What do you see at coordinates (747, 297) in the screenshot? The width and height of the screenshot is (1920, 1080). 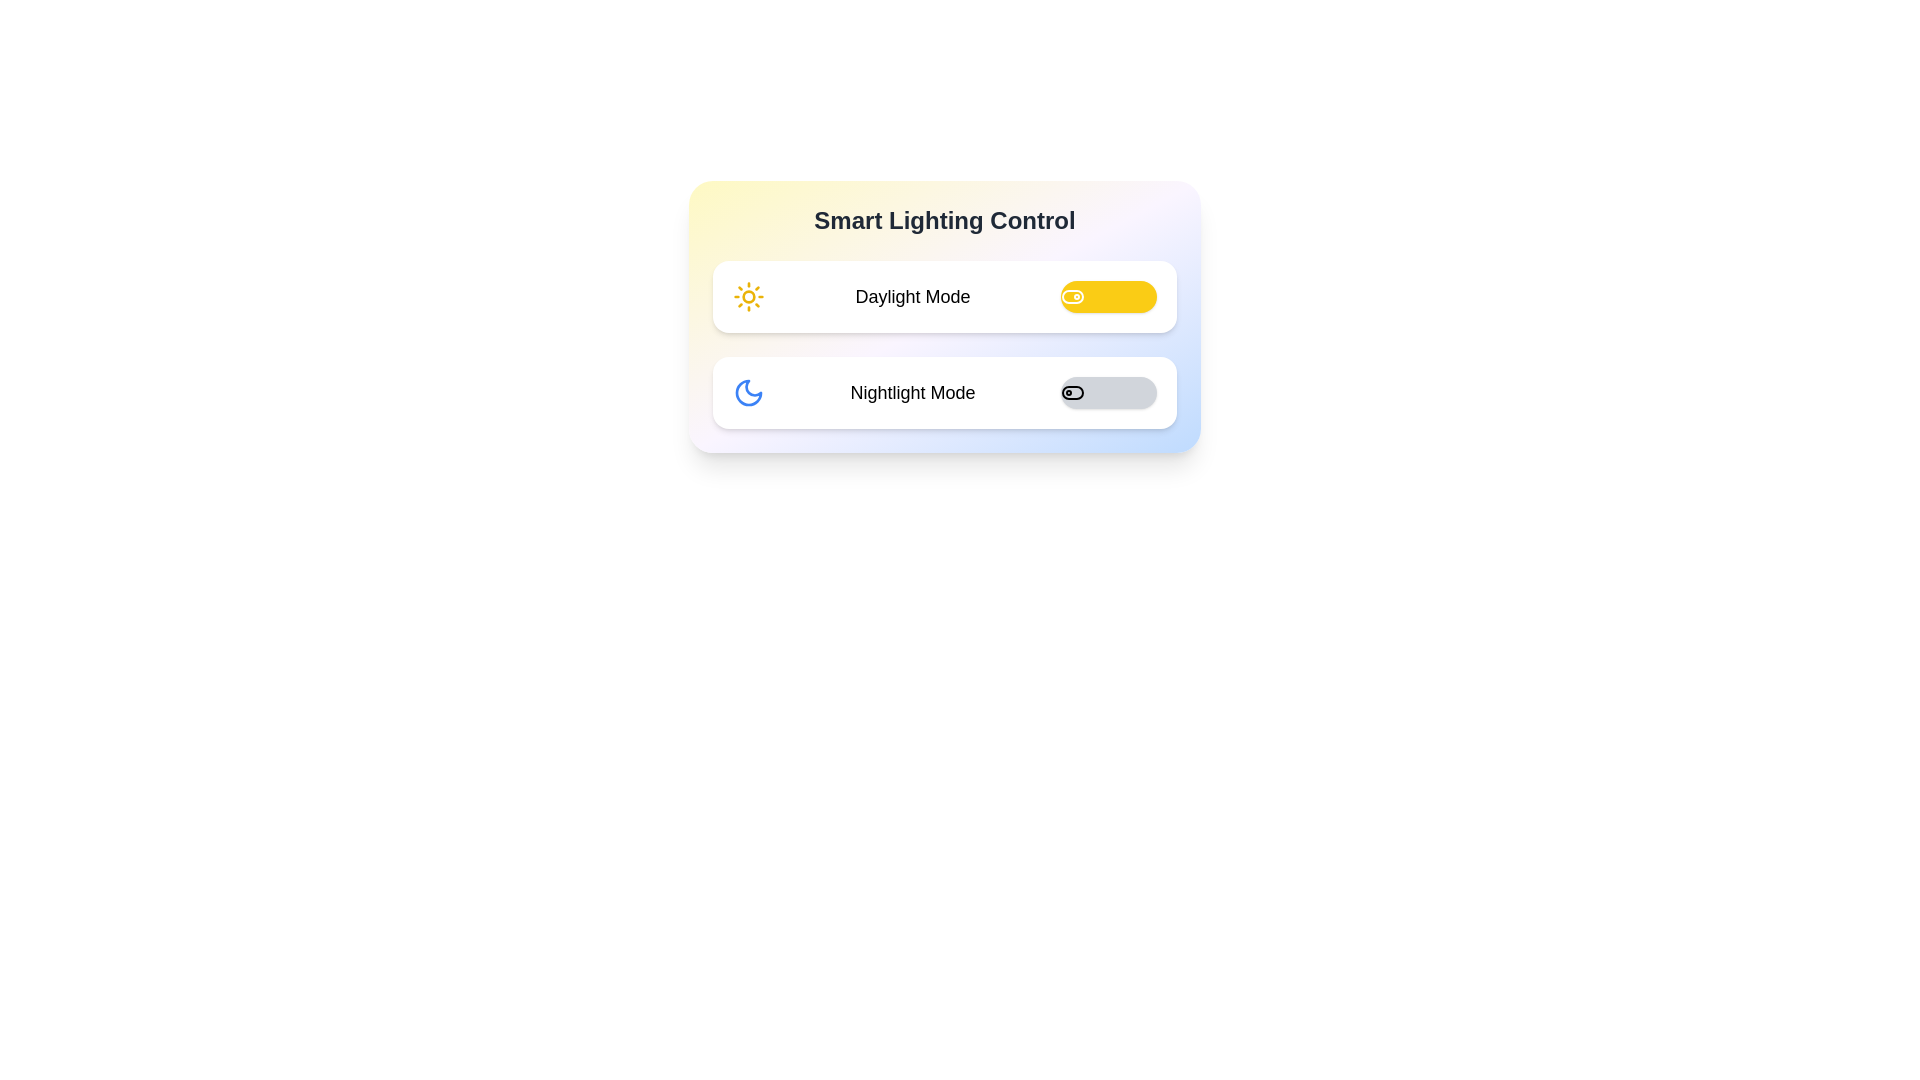 I see `the non-interactive graphical icon representing the sun's center in the 'Daylight Mode' section of the Smart Lighting Control panel` at bounding box center [747, 297].